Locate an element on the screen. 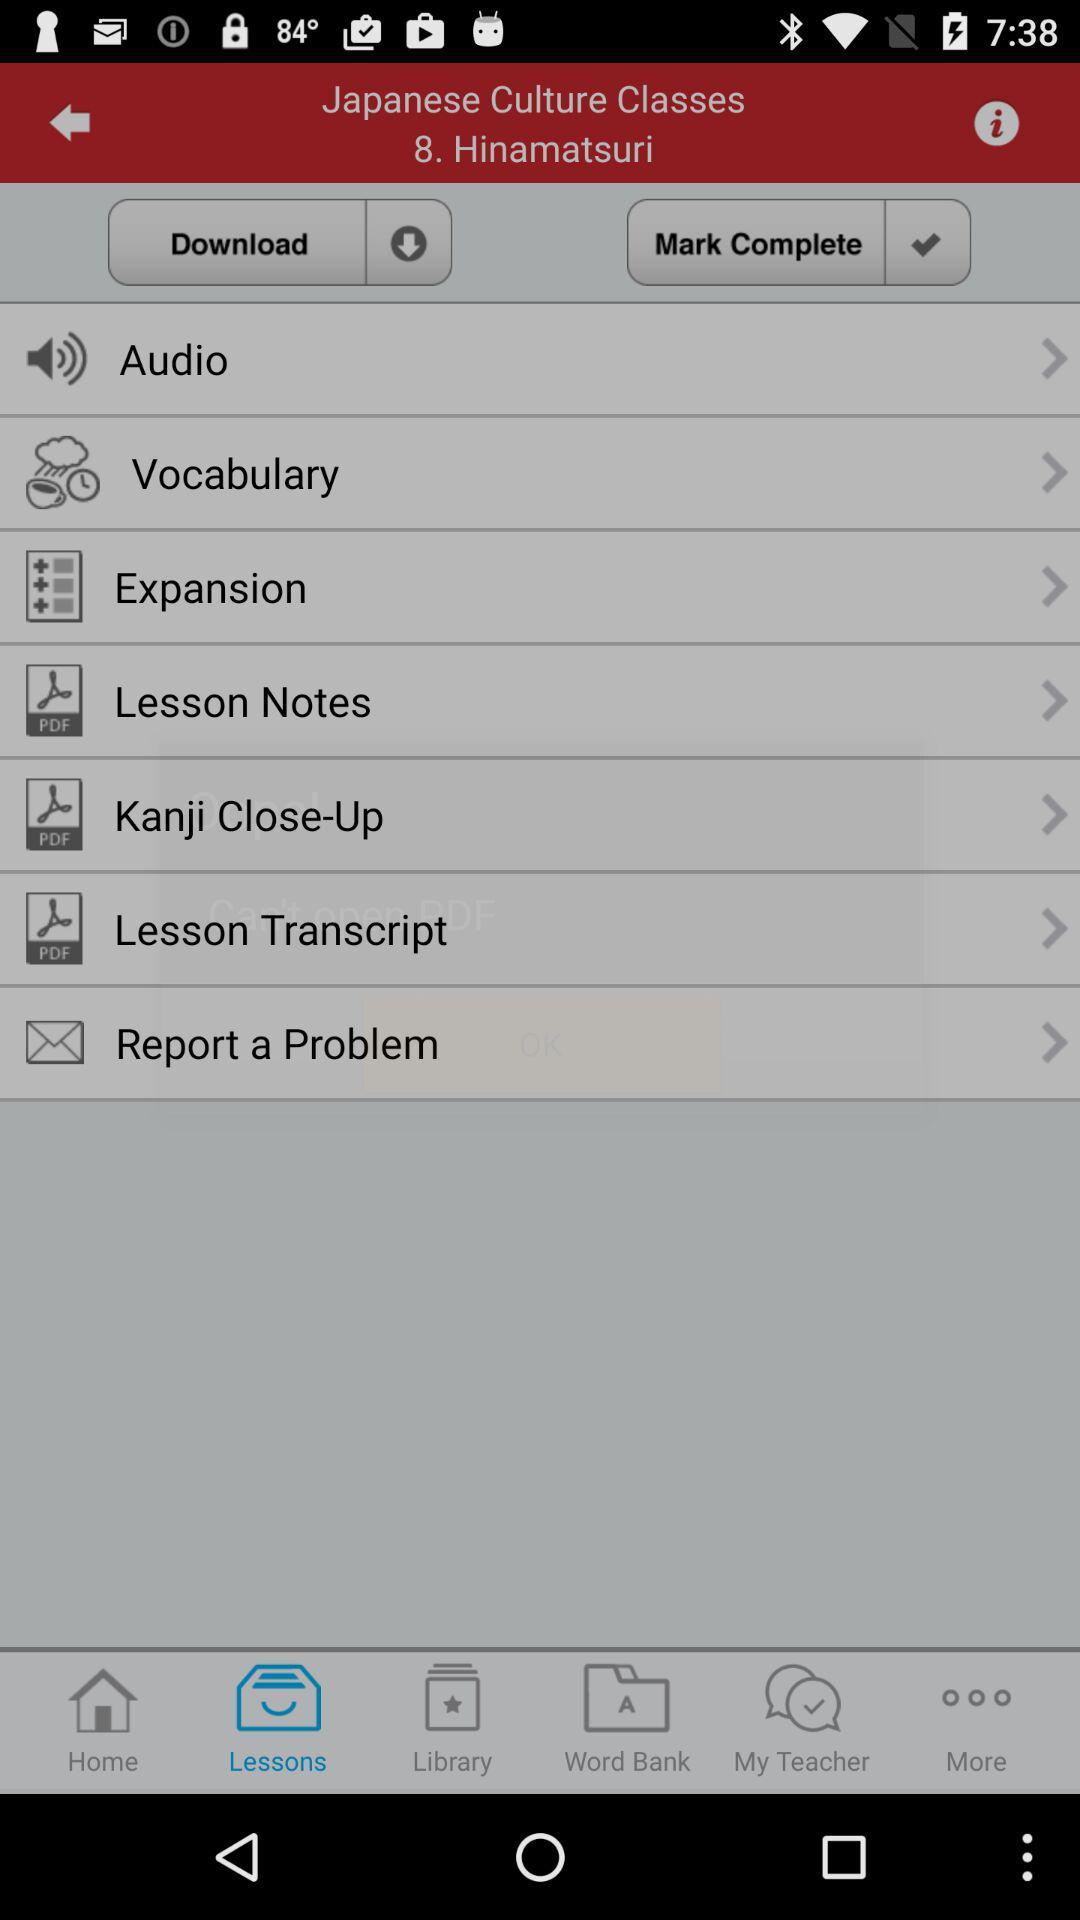 The image size is (1080, 1920). the kanji close-up is located at coordinates (248, 814).